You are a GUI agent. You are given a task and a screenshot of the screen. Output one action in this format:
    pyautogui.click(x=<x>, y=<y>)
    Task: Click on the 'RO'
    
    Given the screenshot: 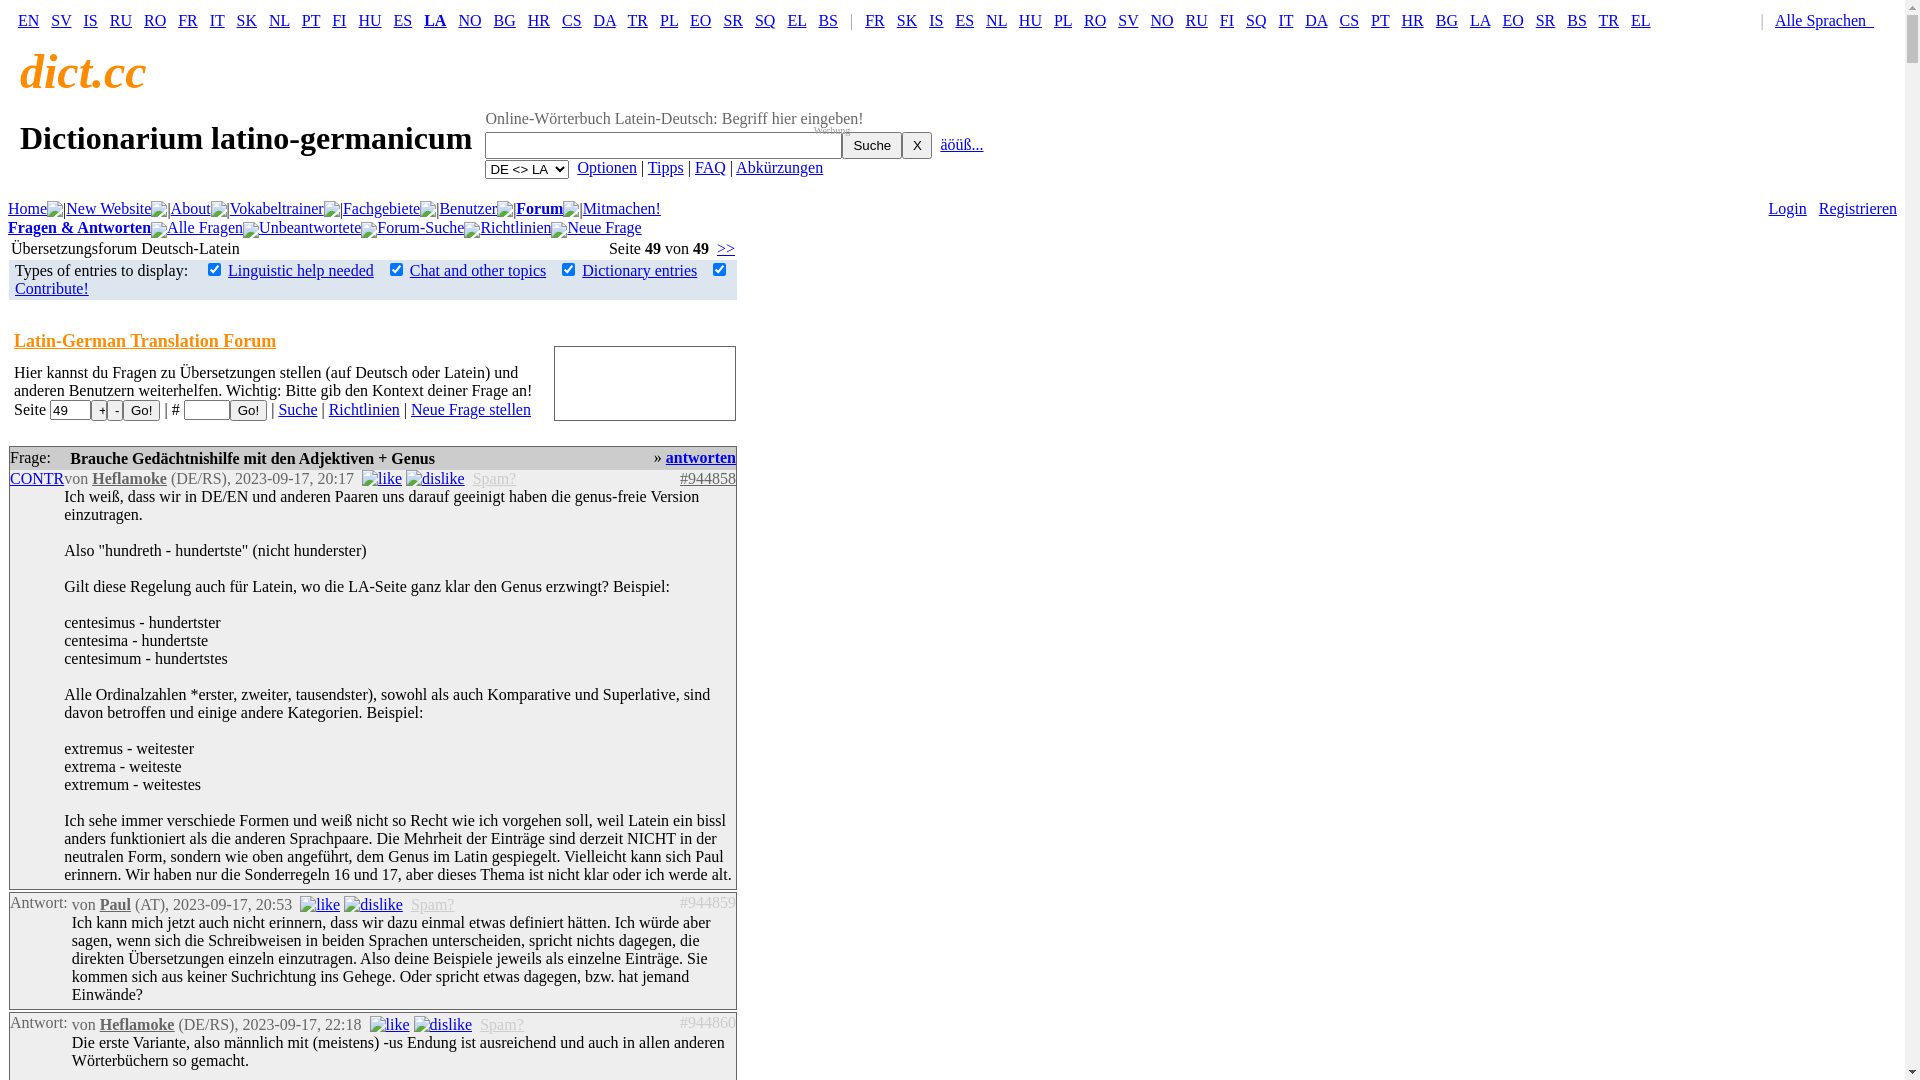 What is the action you would take?
    pyautogui.click(x=1093, y=20)
    